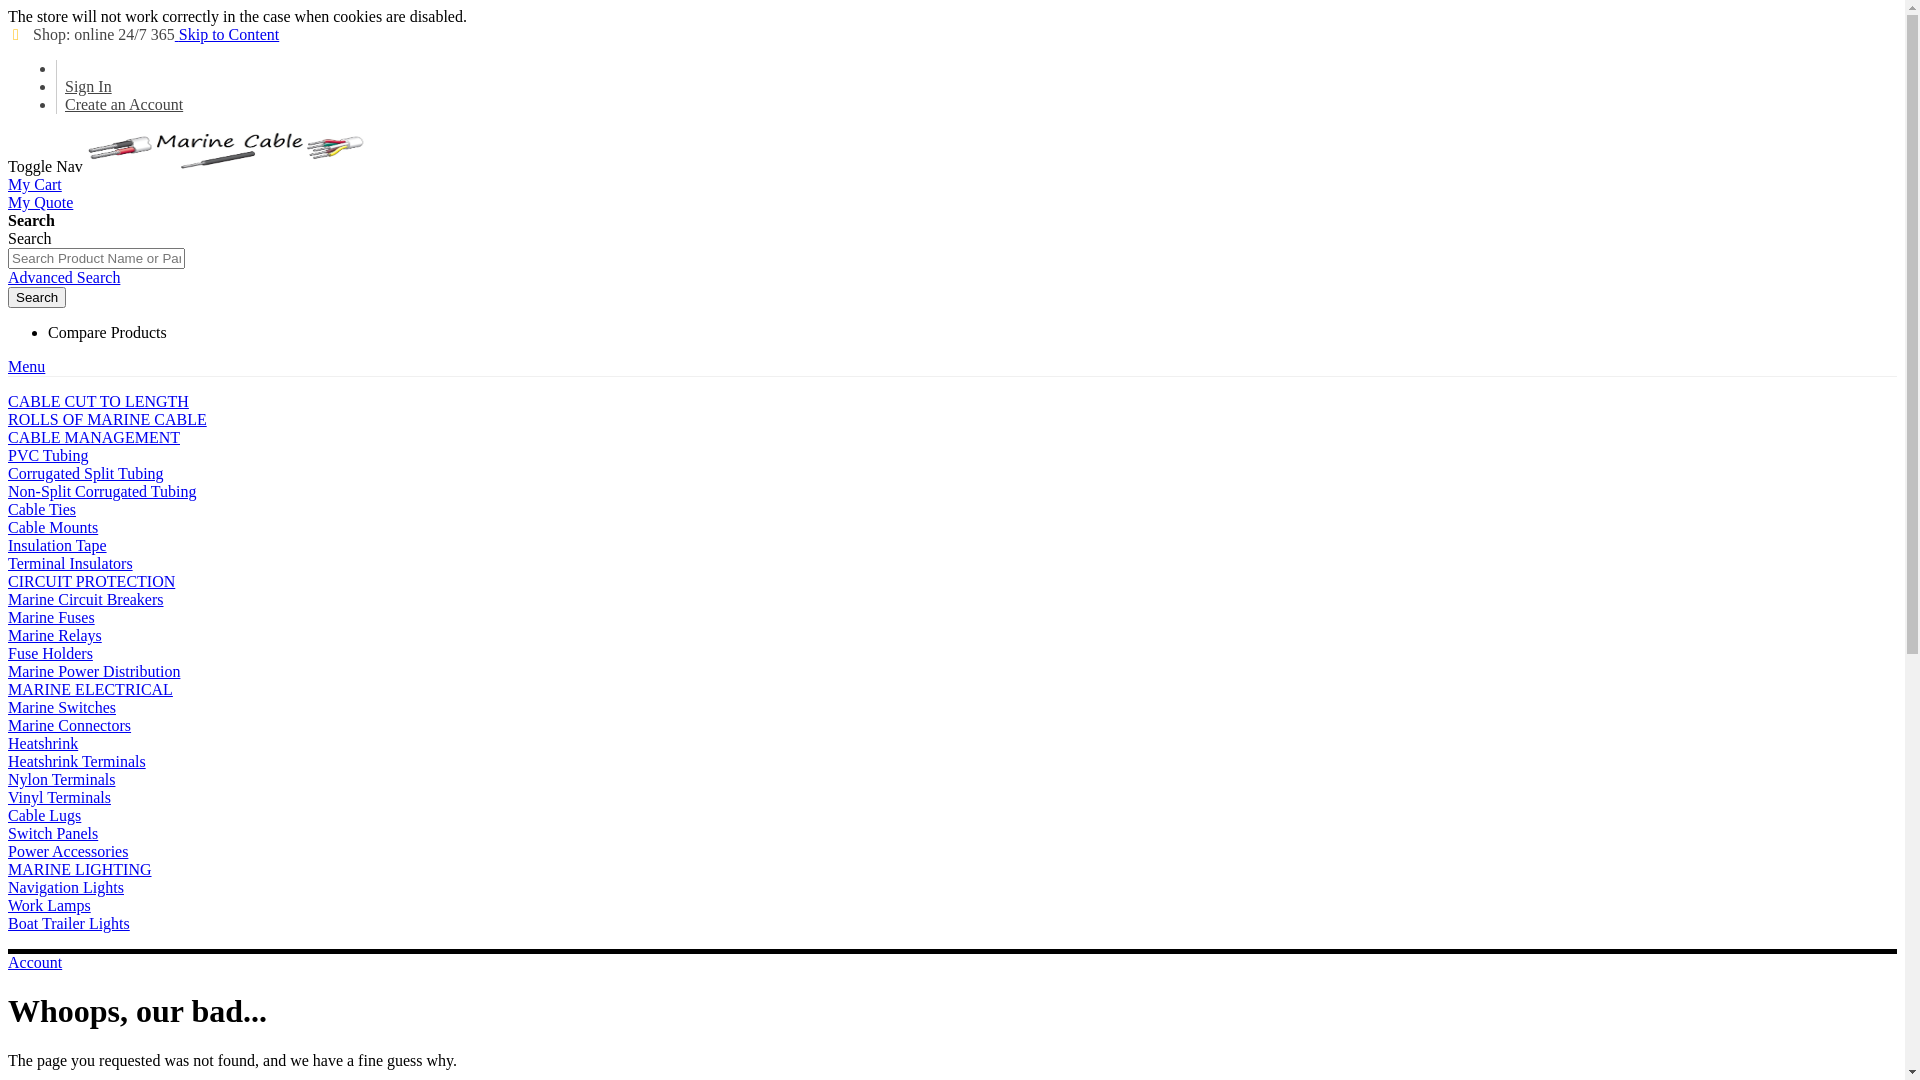 The height and width of the screenshot is (1080, 1920). What do you see at coordinates (42, 508) in the screenshot?
I see `'Cable Ties'` at bounding box center [42, 508].